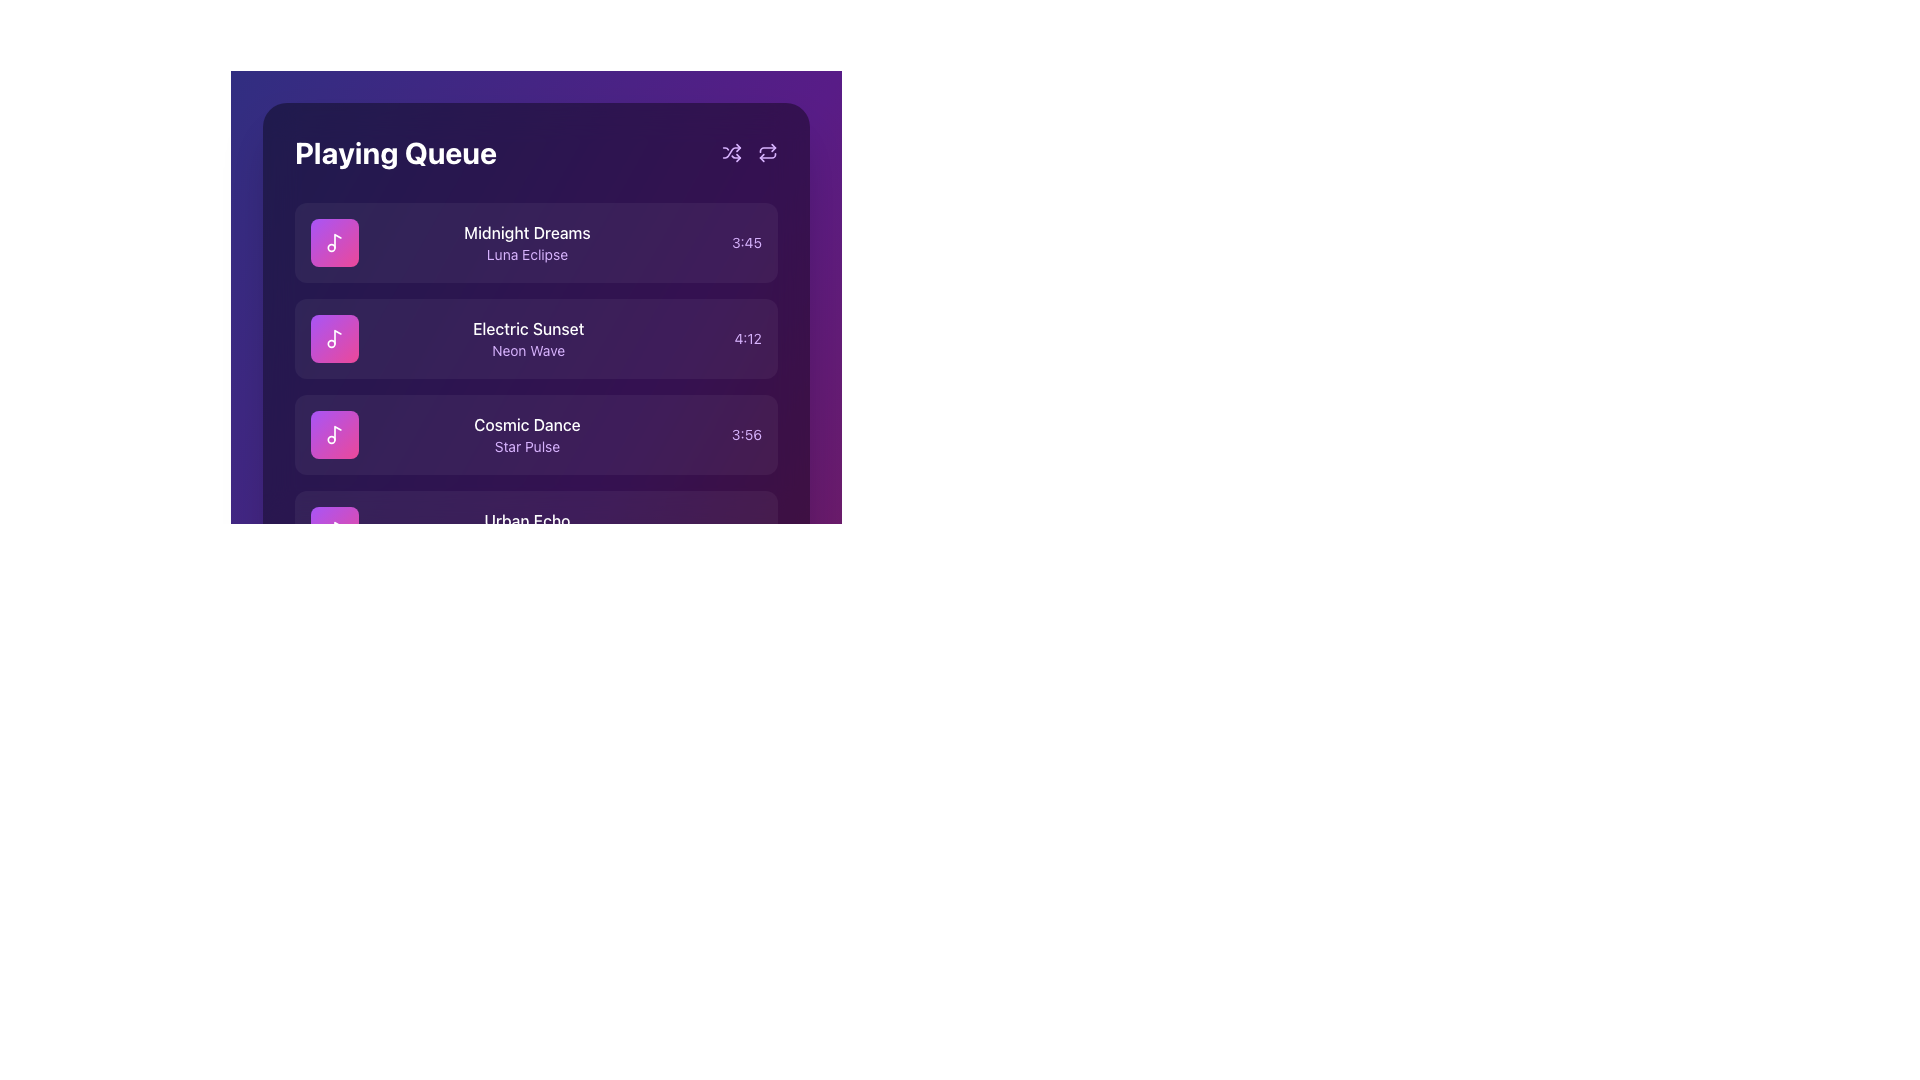 This screenshot has width=1920, height=1080. I want to click on the Text Display element that shows 'Urban Echo' in a larger white font and 'City Lights' in a smaller purple font, located as the fourth entry in the list of song entries, so click(527, 530).